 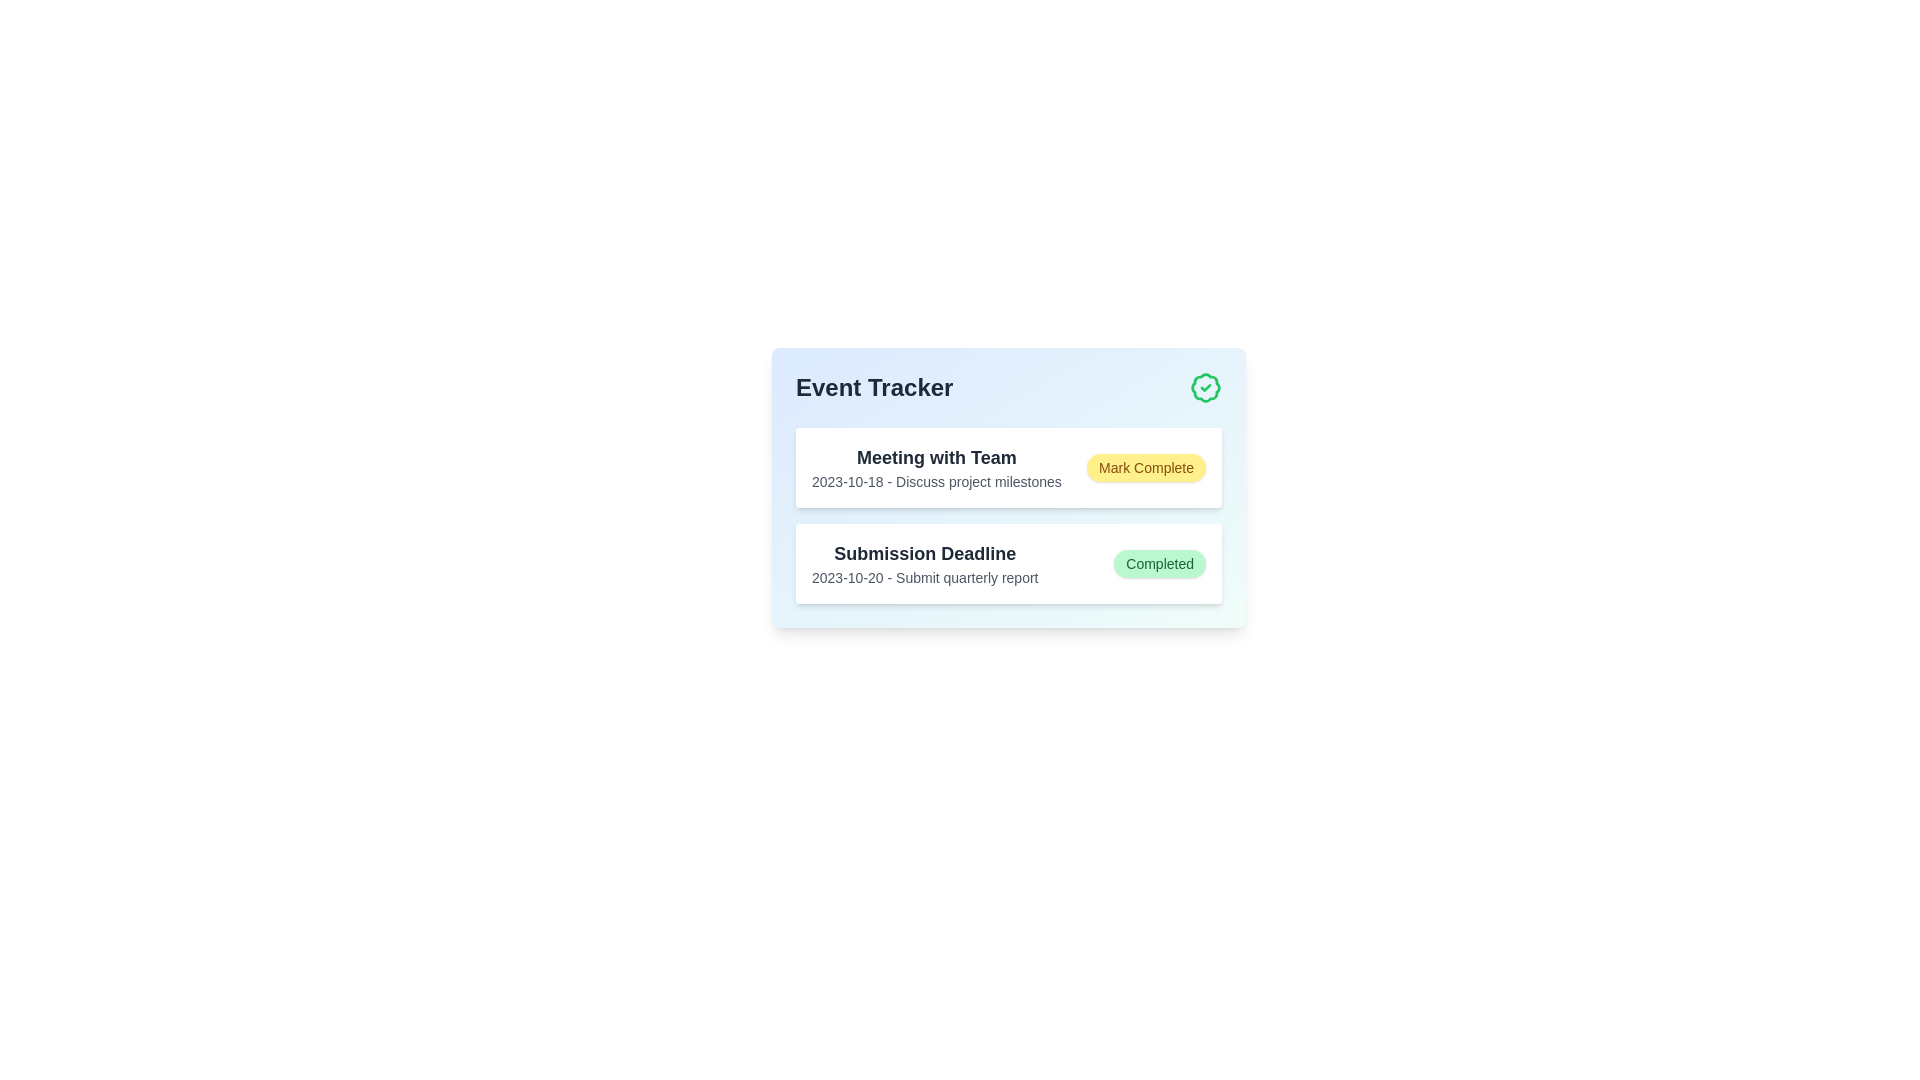 What do you see at coordinates (1204, 388) in the screenshot?
I see `the circular SVG element with a check mark located at the top-right corner of the 'Event Tracker' card` at bounding box center [1204, 388].